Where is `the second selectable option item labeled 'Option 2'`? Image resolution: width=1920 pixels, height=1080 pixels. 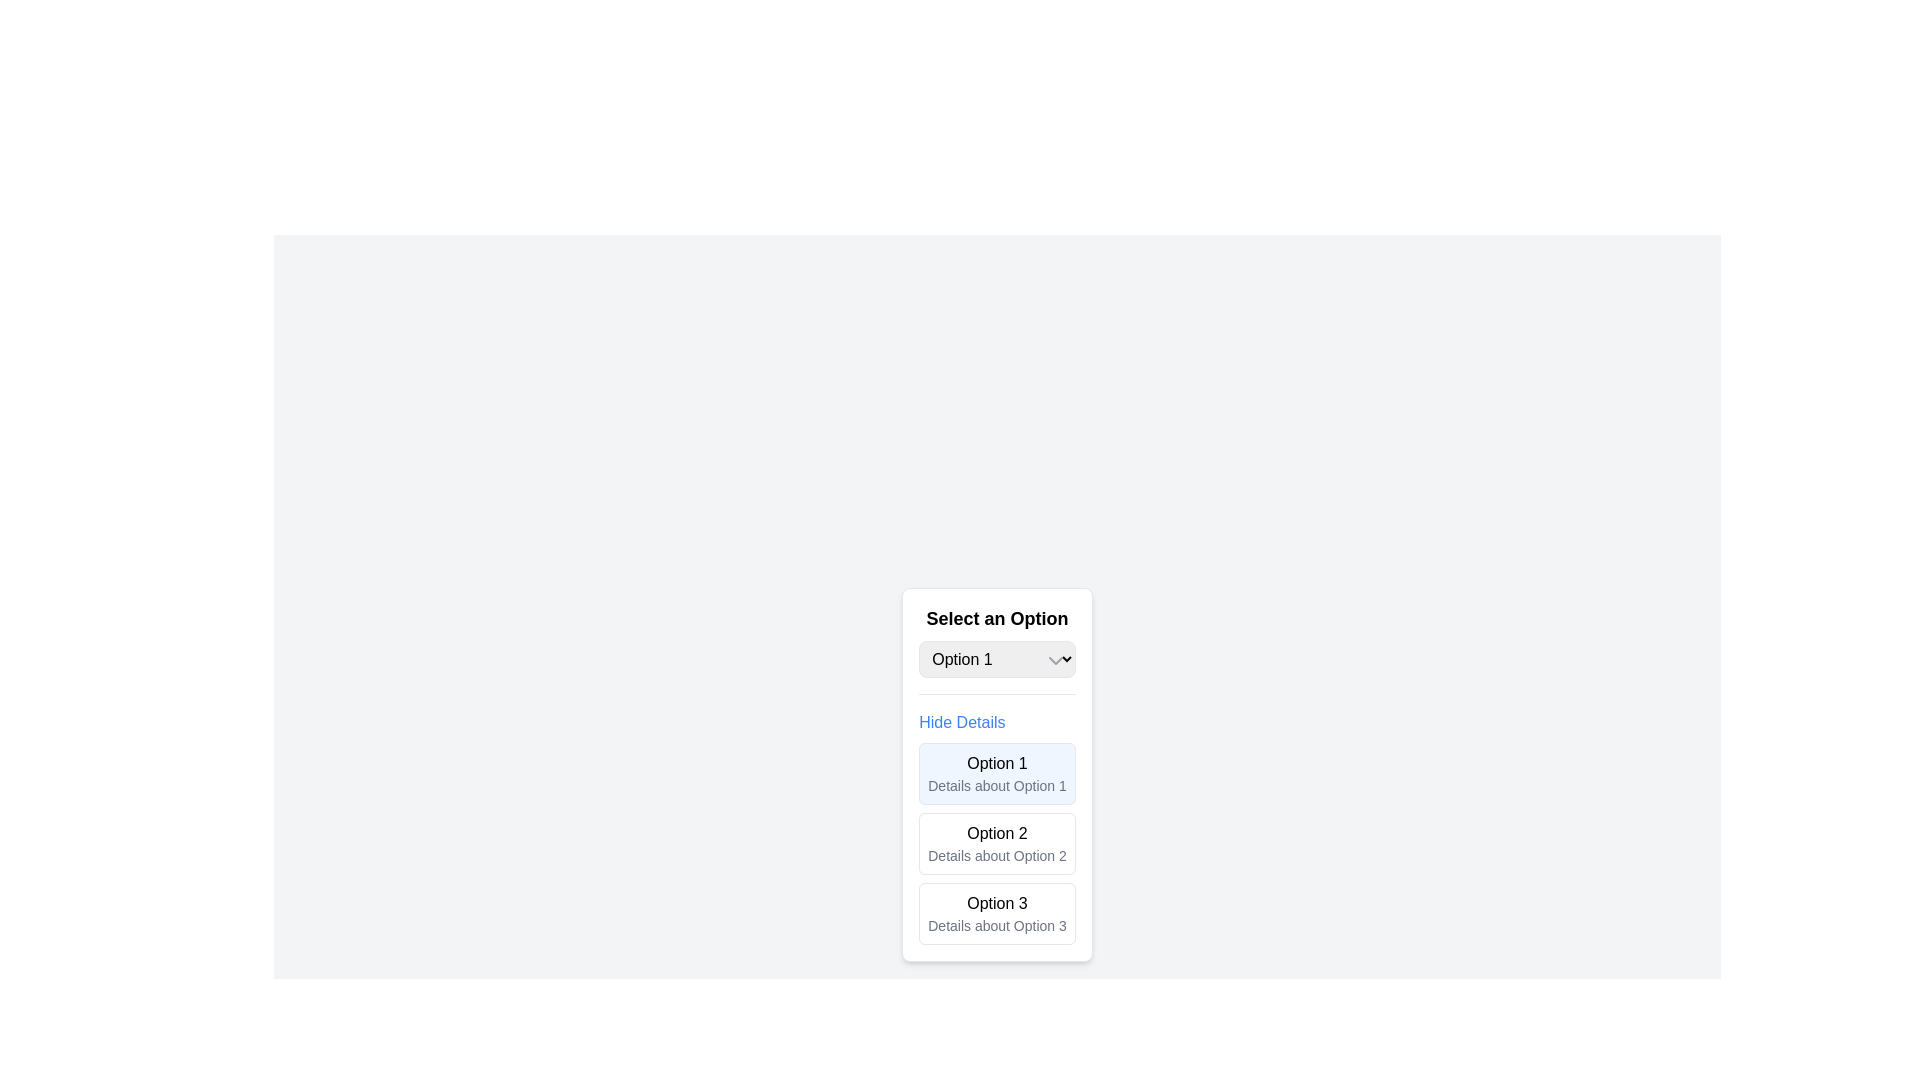 the second selectable option item labeled 'Option 2' is located at coordinates (997, 844).